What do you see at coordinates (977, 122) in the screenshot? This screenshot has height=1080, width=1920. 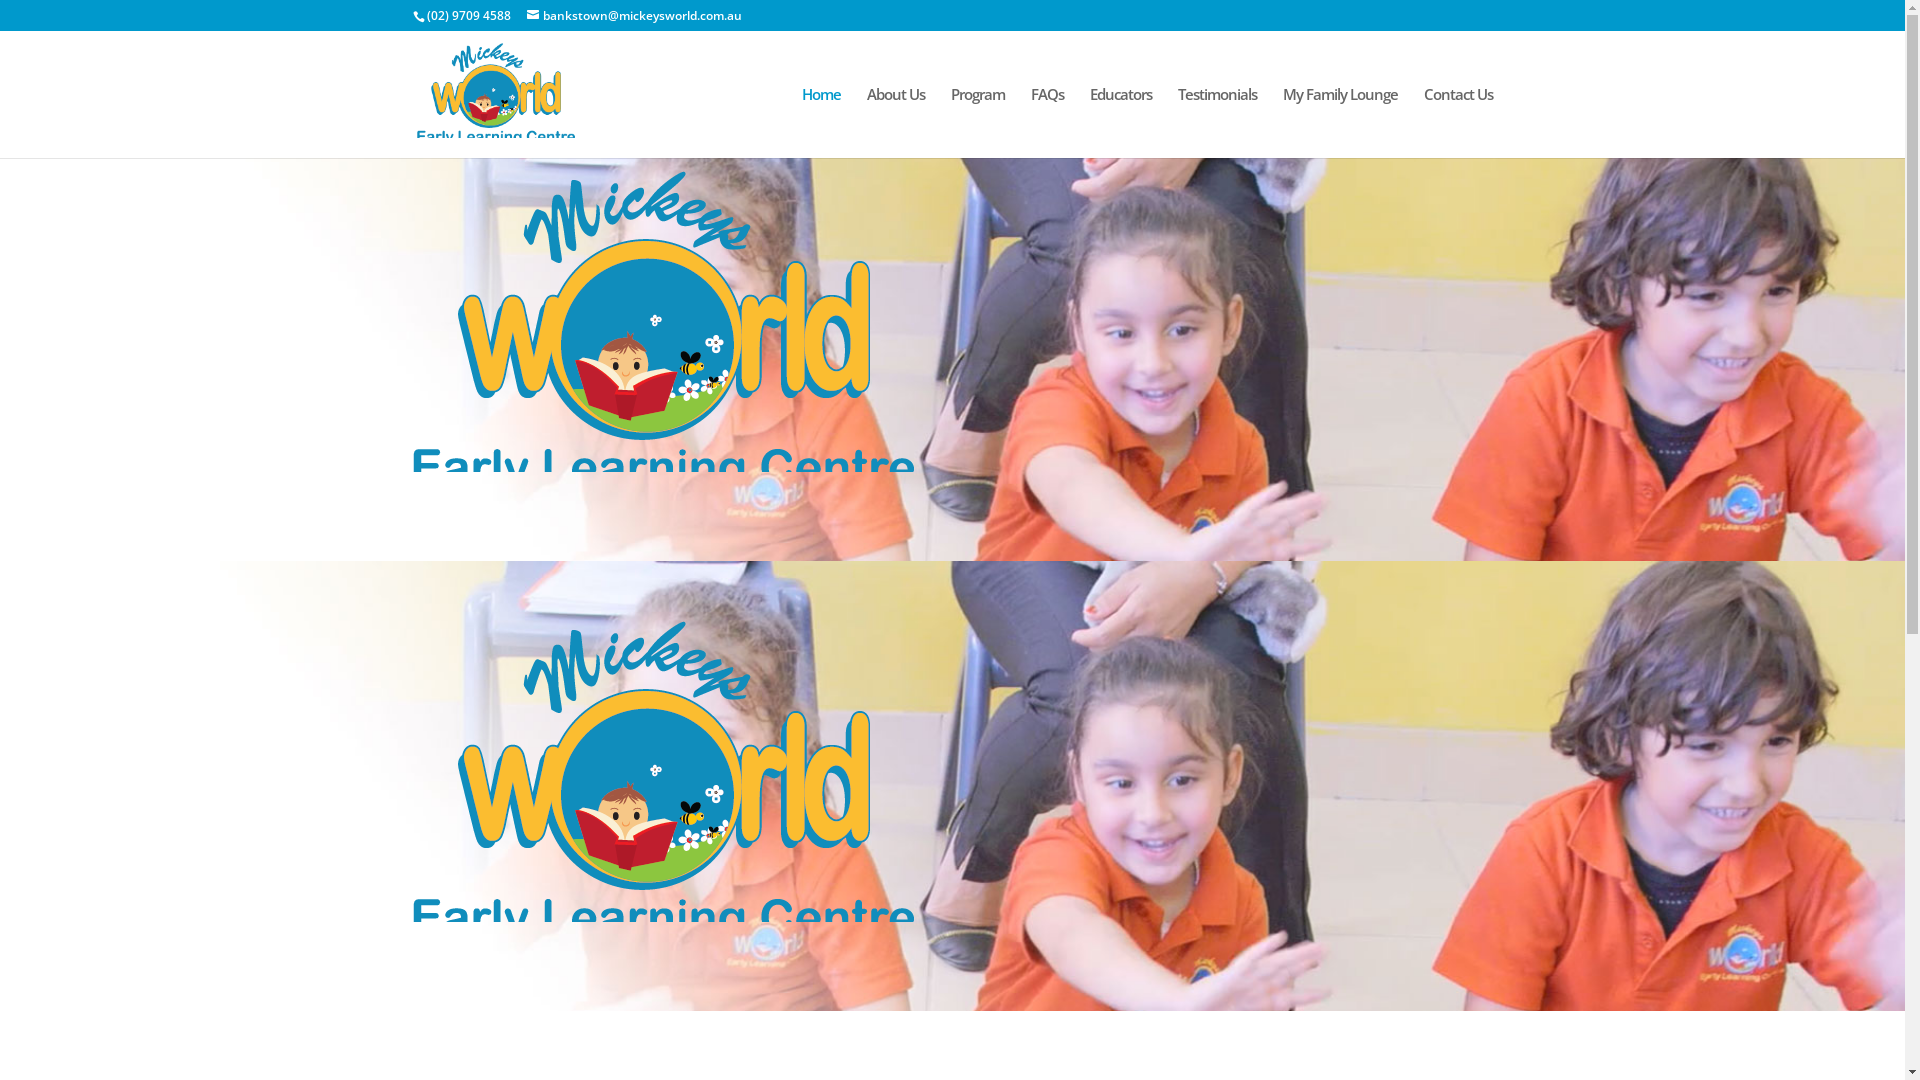 I see `'Program'` at bounding box center [977, 122].